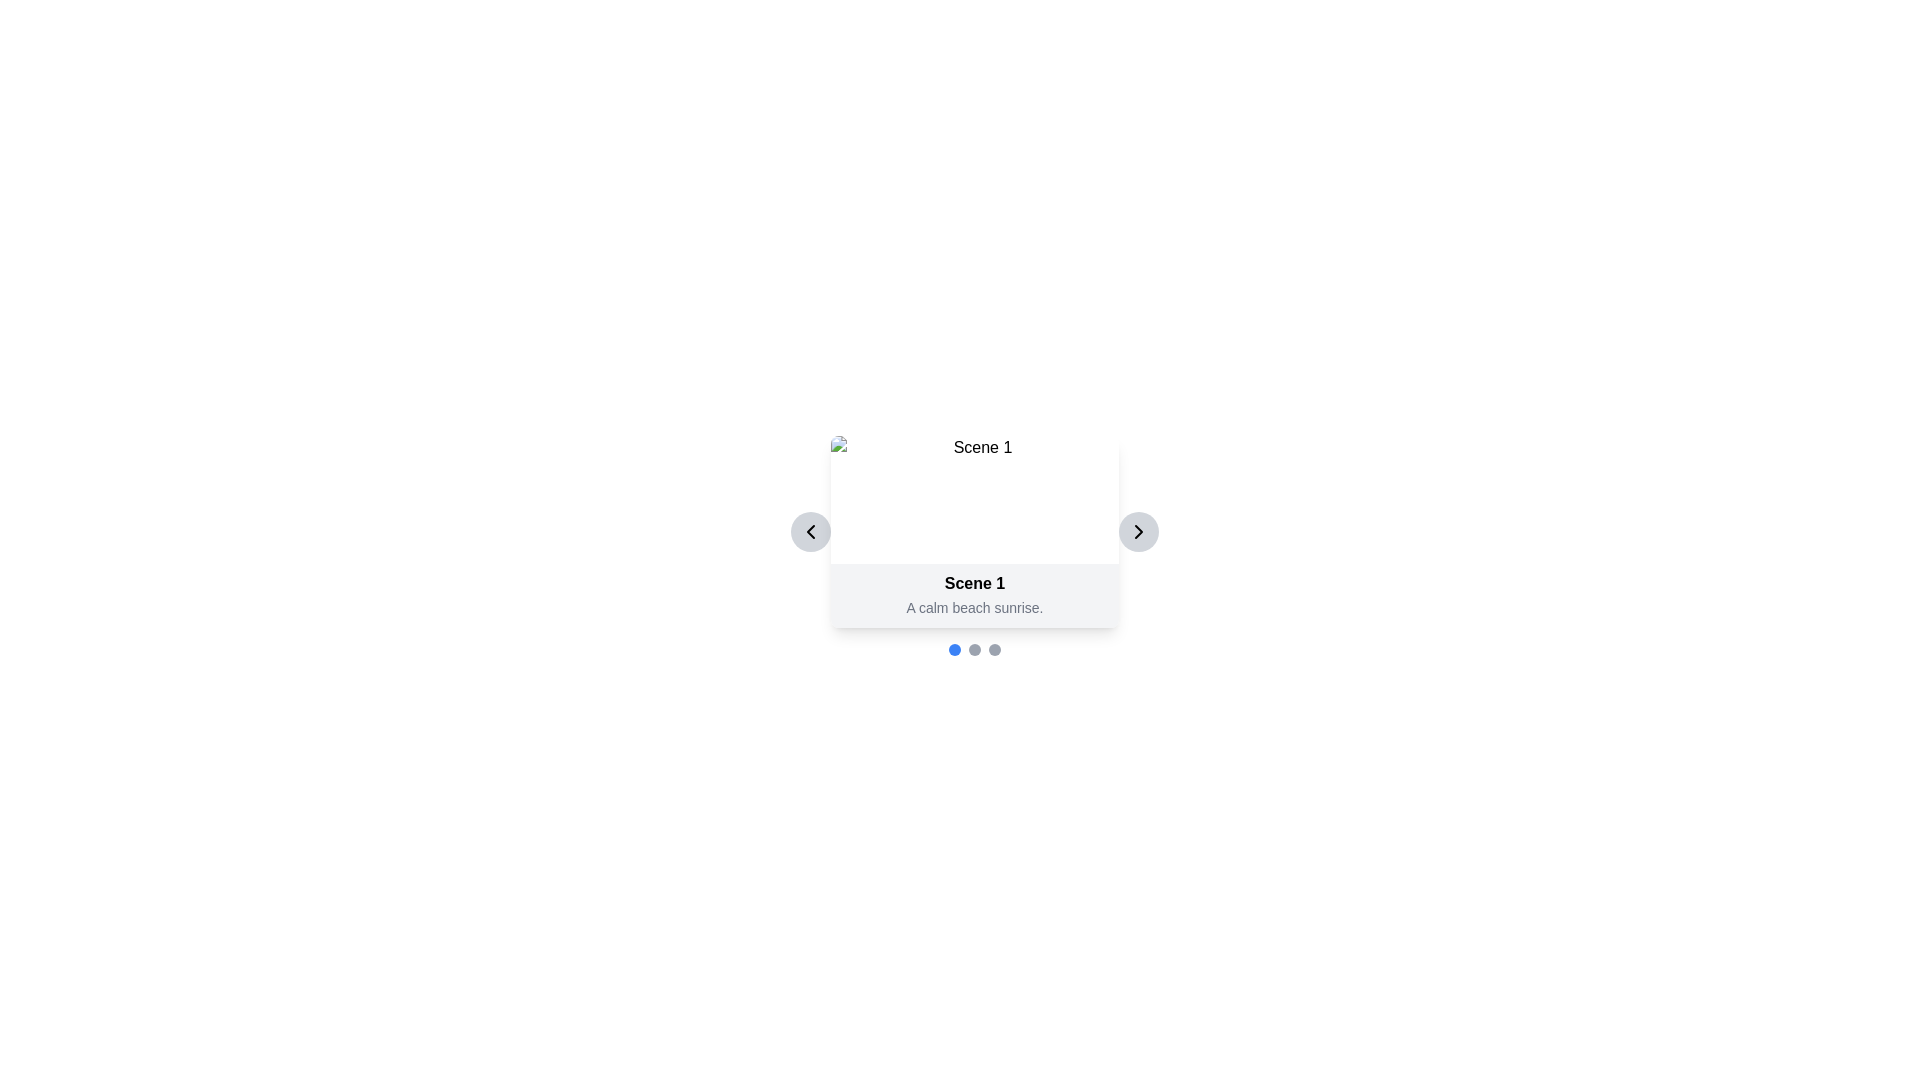 The height and width of the screenshot is (1080, 1920). I want to click on the left arrow-shaped icon within the circular button, which has a light gray background and is located on the left side of the card-like structure, so click(811, 531).